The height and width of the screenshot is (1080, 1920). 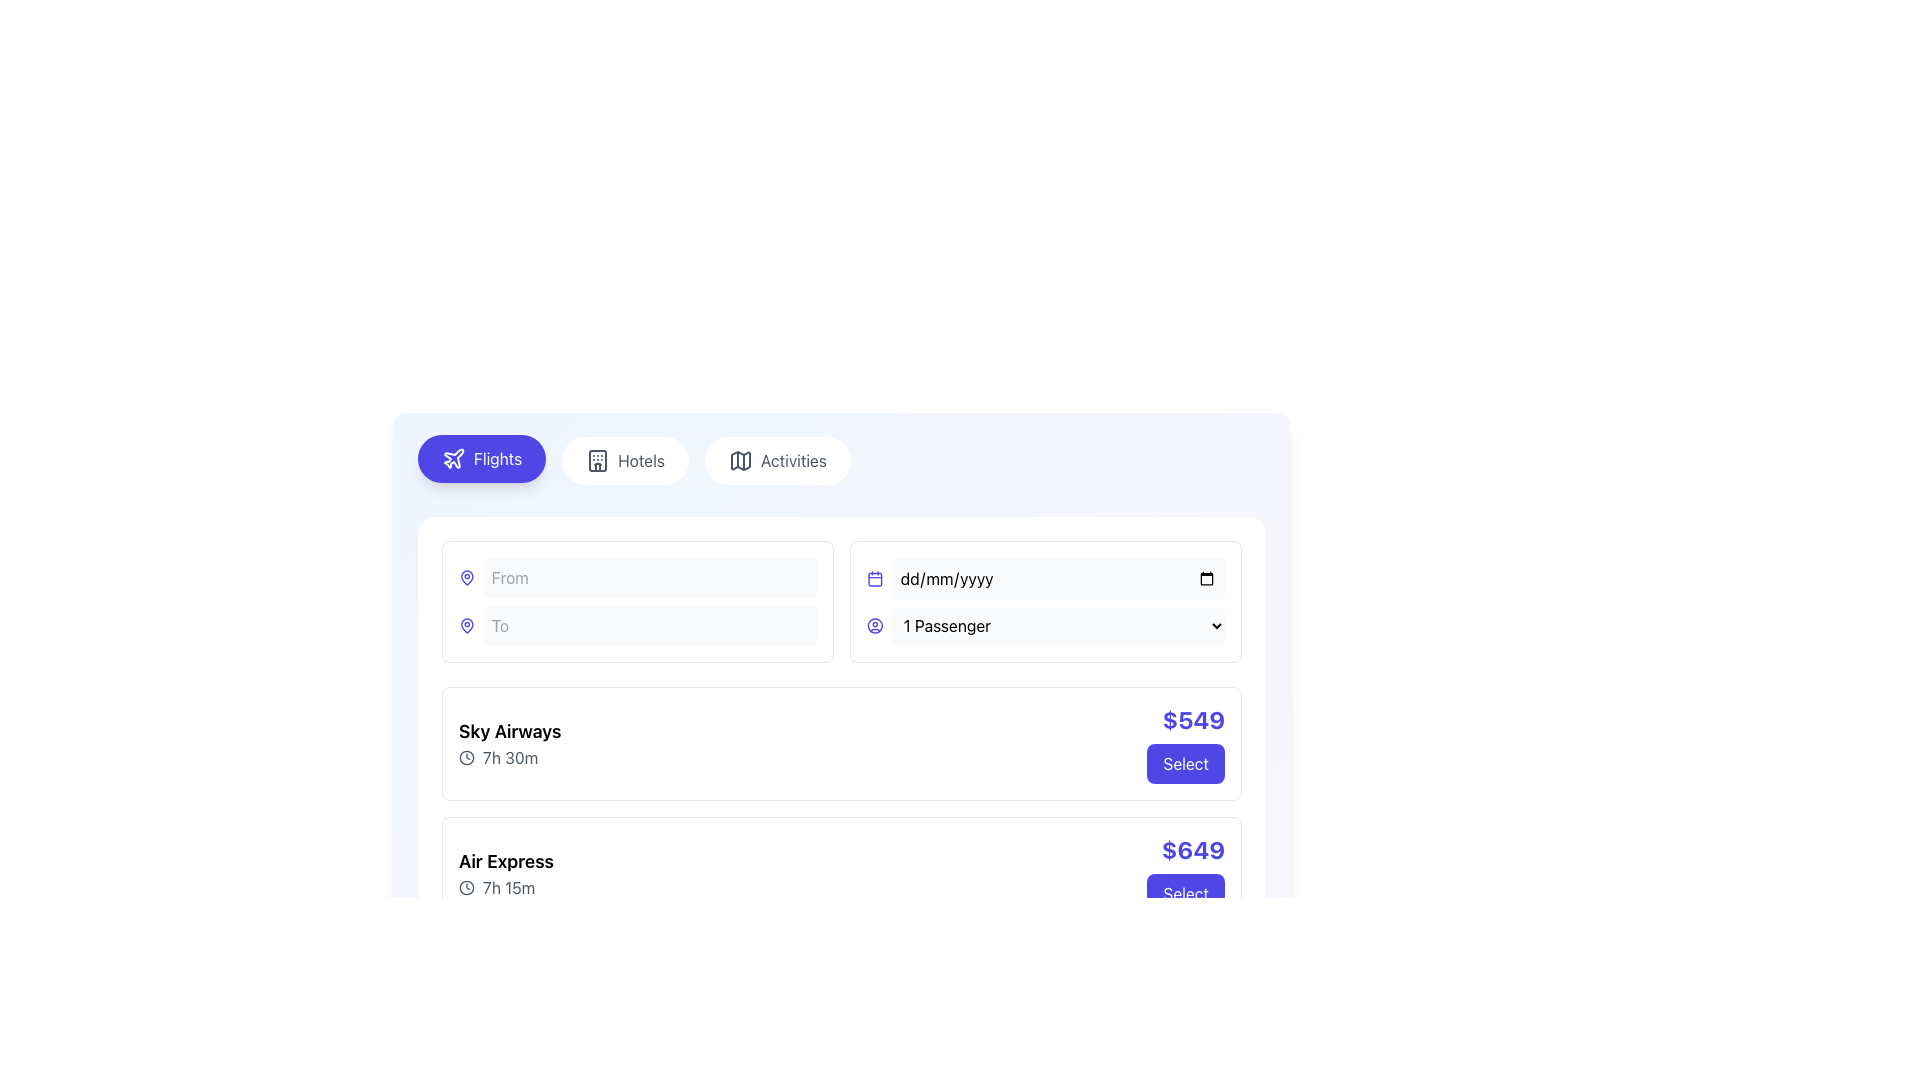 I want to click on the passenger count dropdown menu, so click(x=1045, y=624).